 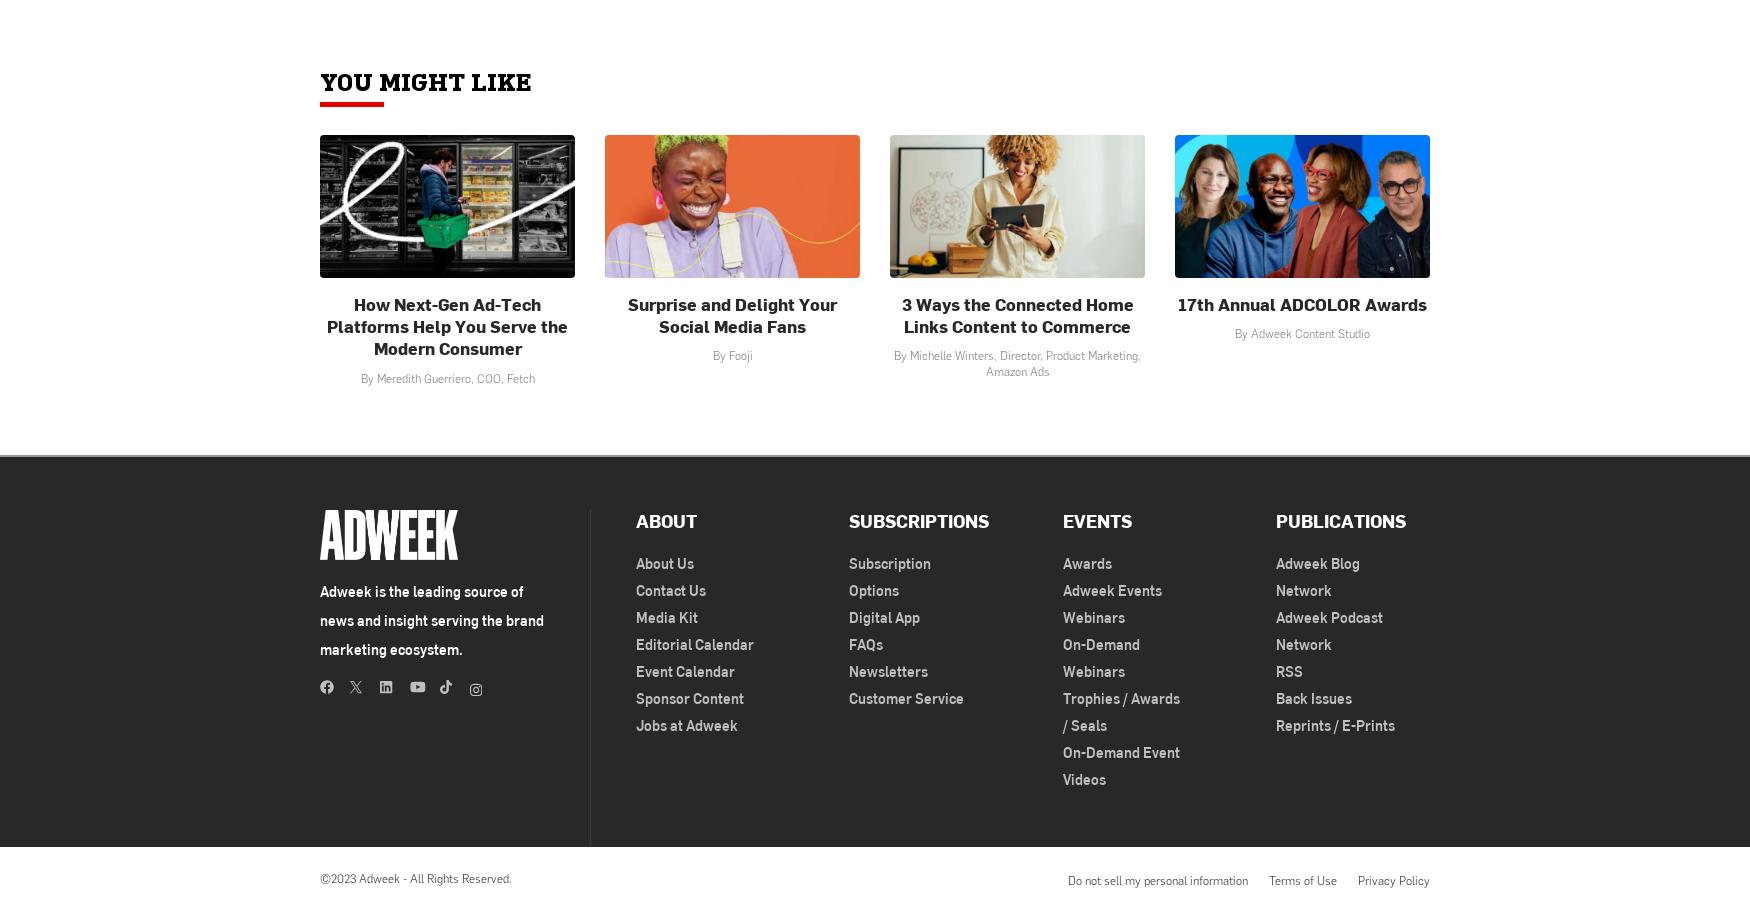 I want to click on 'Contact Us', so click(x=669, y=588).